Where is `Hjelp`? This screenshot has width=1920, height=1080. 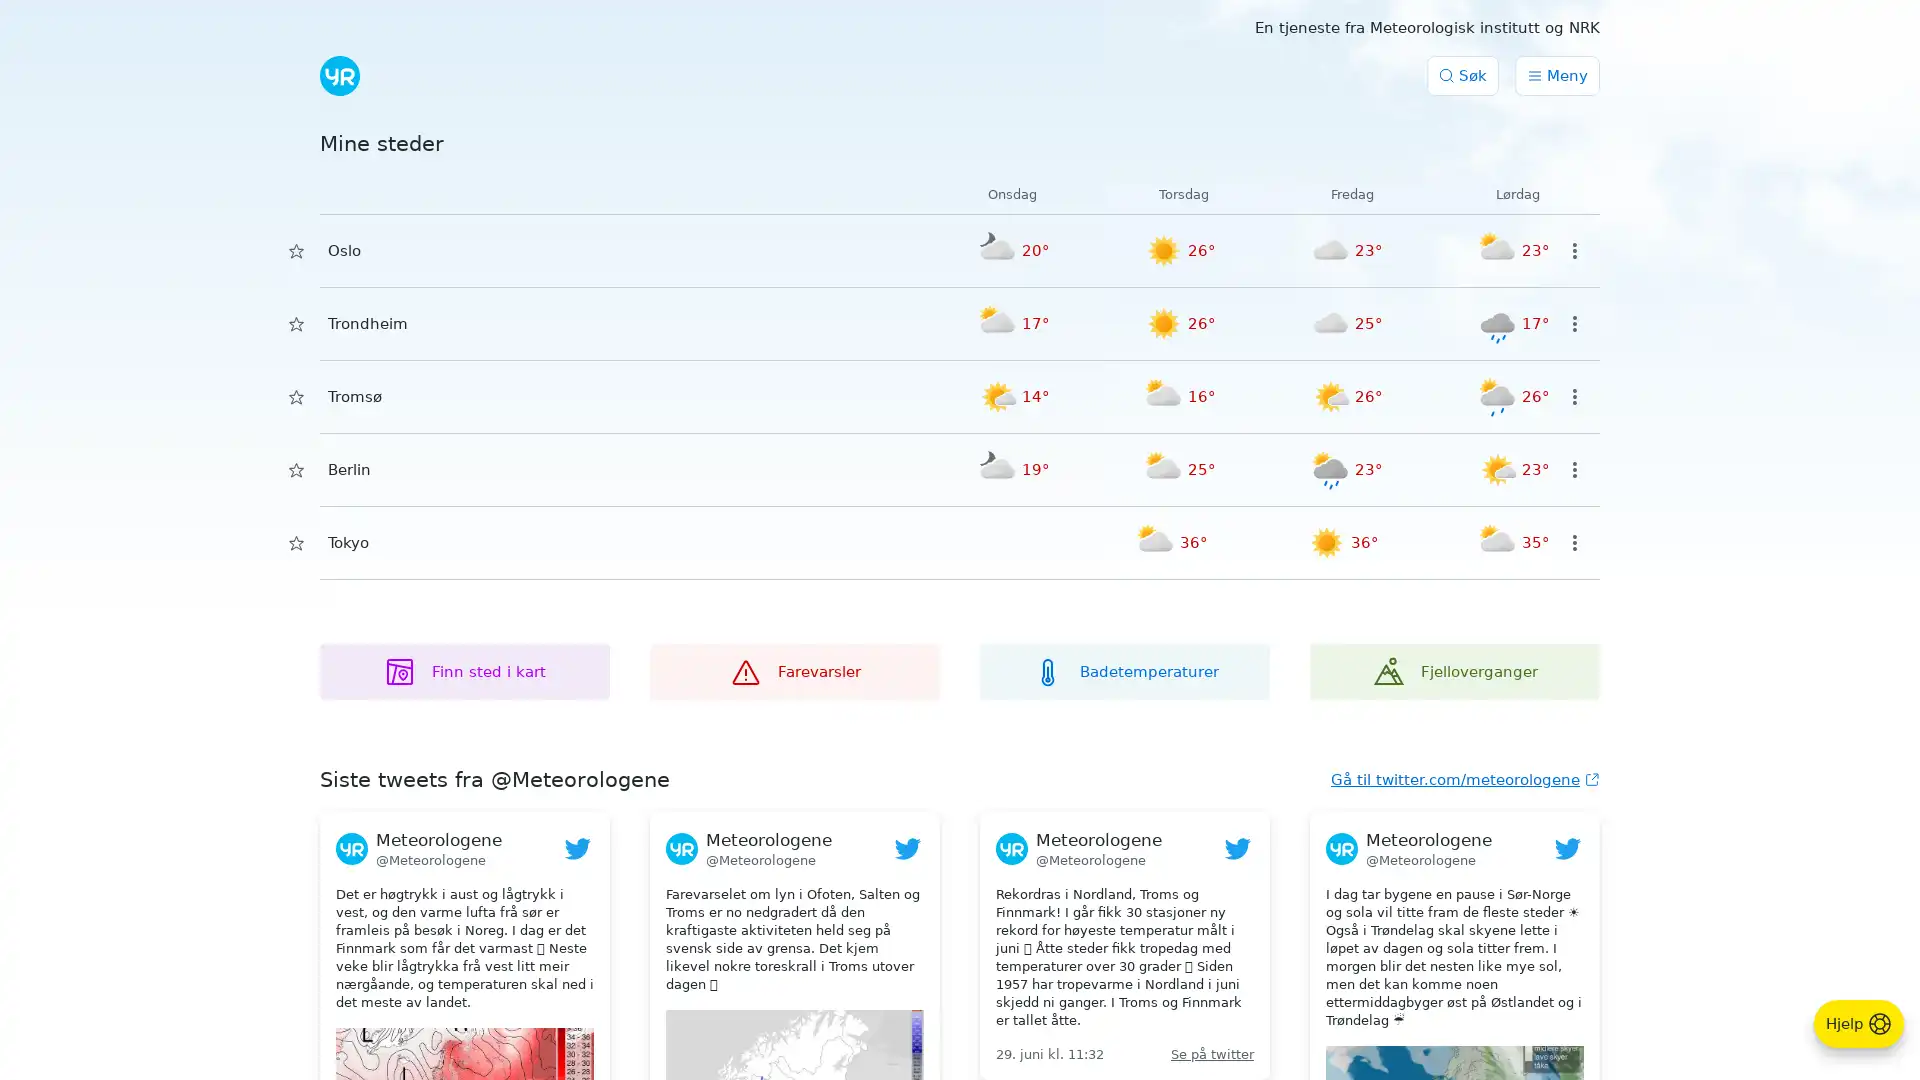 Hjelp is located at coordinates (1857, 1023).